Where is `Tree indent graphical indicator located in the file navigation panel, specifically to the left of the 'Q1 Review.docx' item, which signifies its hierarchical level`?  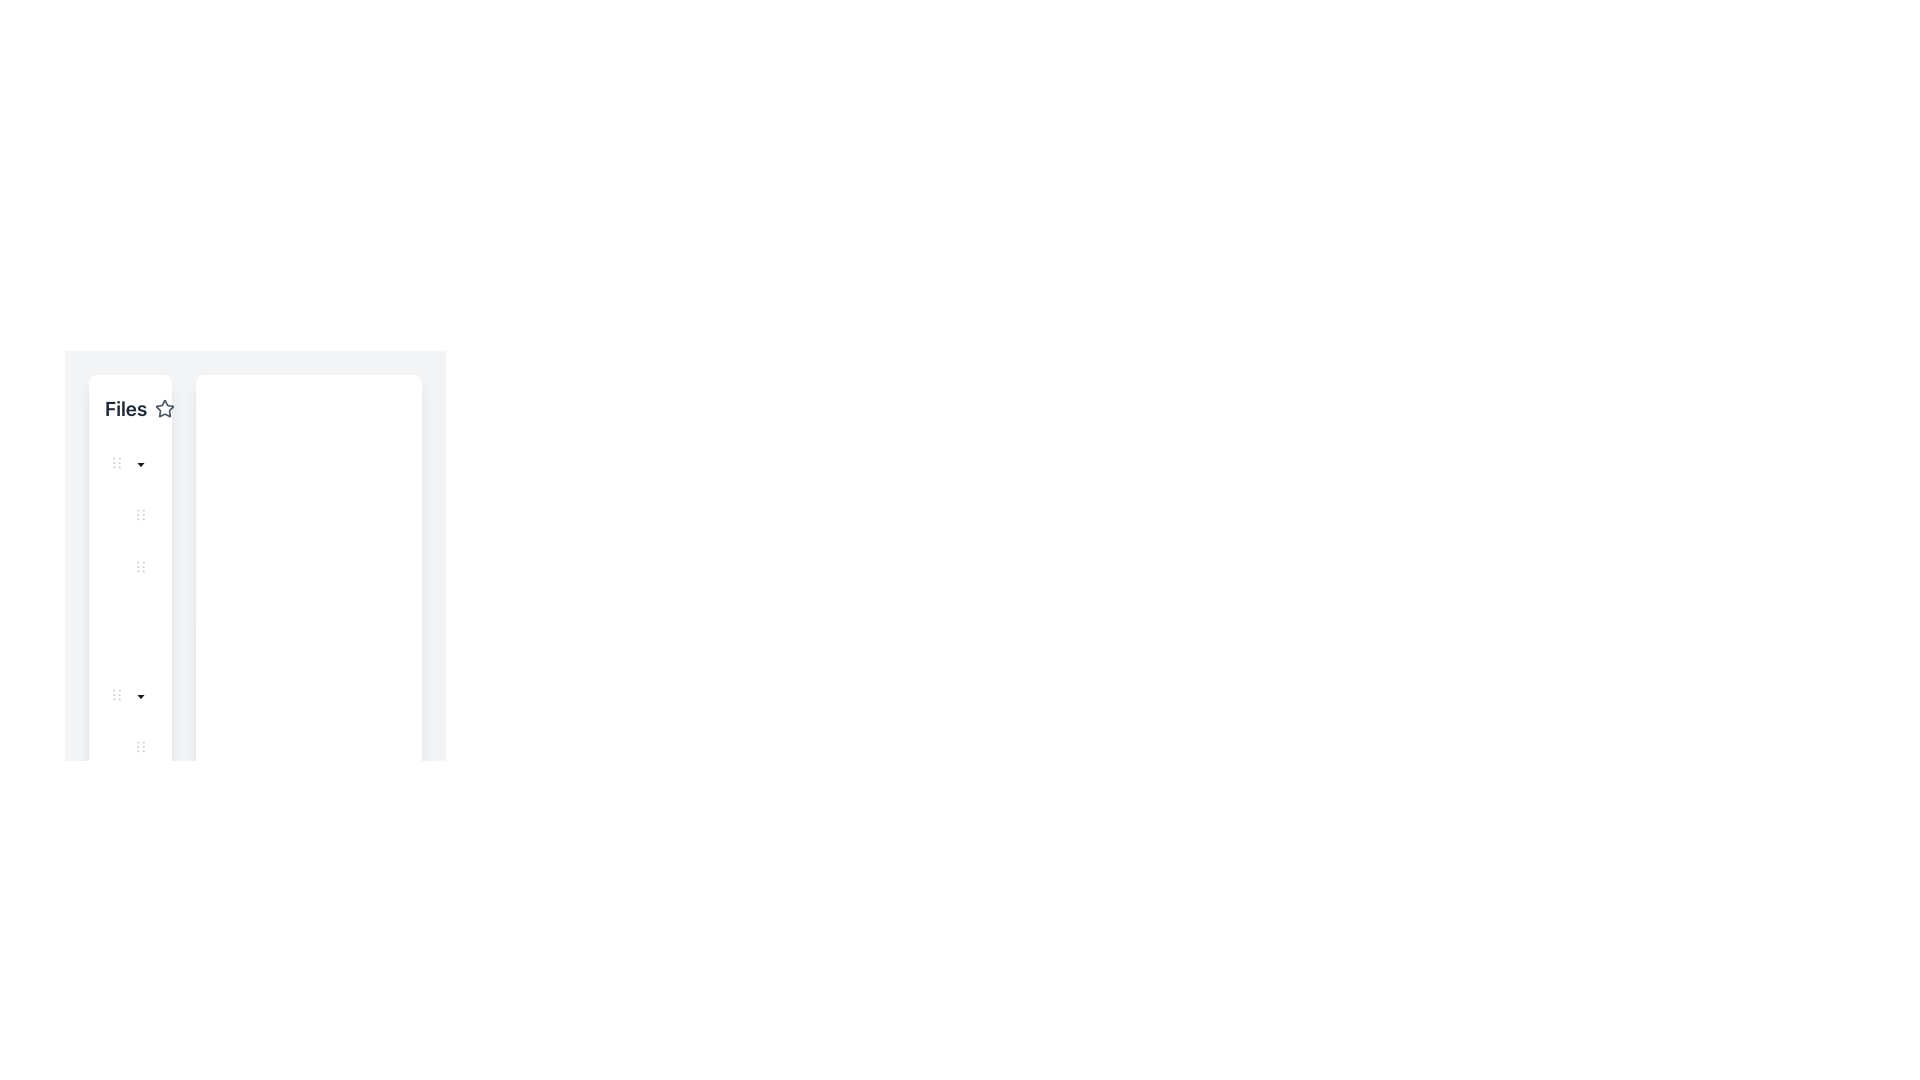
Tree indent graphical indicator located in the file navigation panel, specifically to the left of the 'Q1 Review.docx' item, which signifies its hierarchical level is located at coordinates (128, 655).